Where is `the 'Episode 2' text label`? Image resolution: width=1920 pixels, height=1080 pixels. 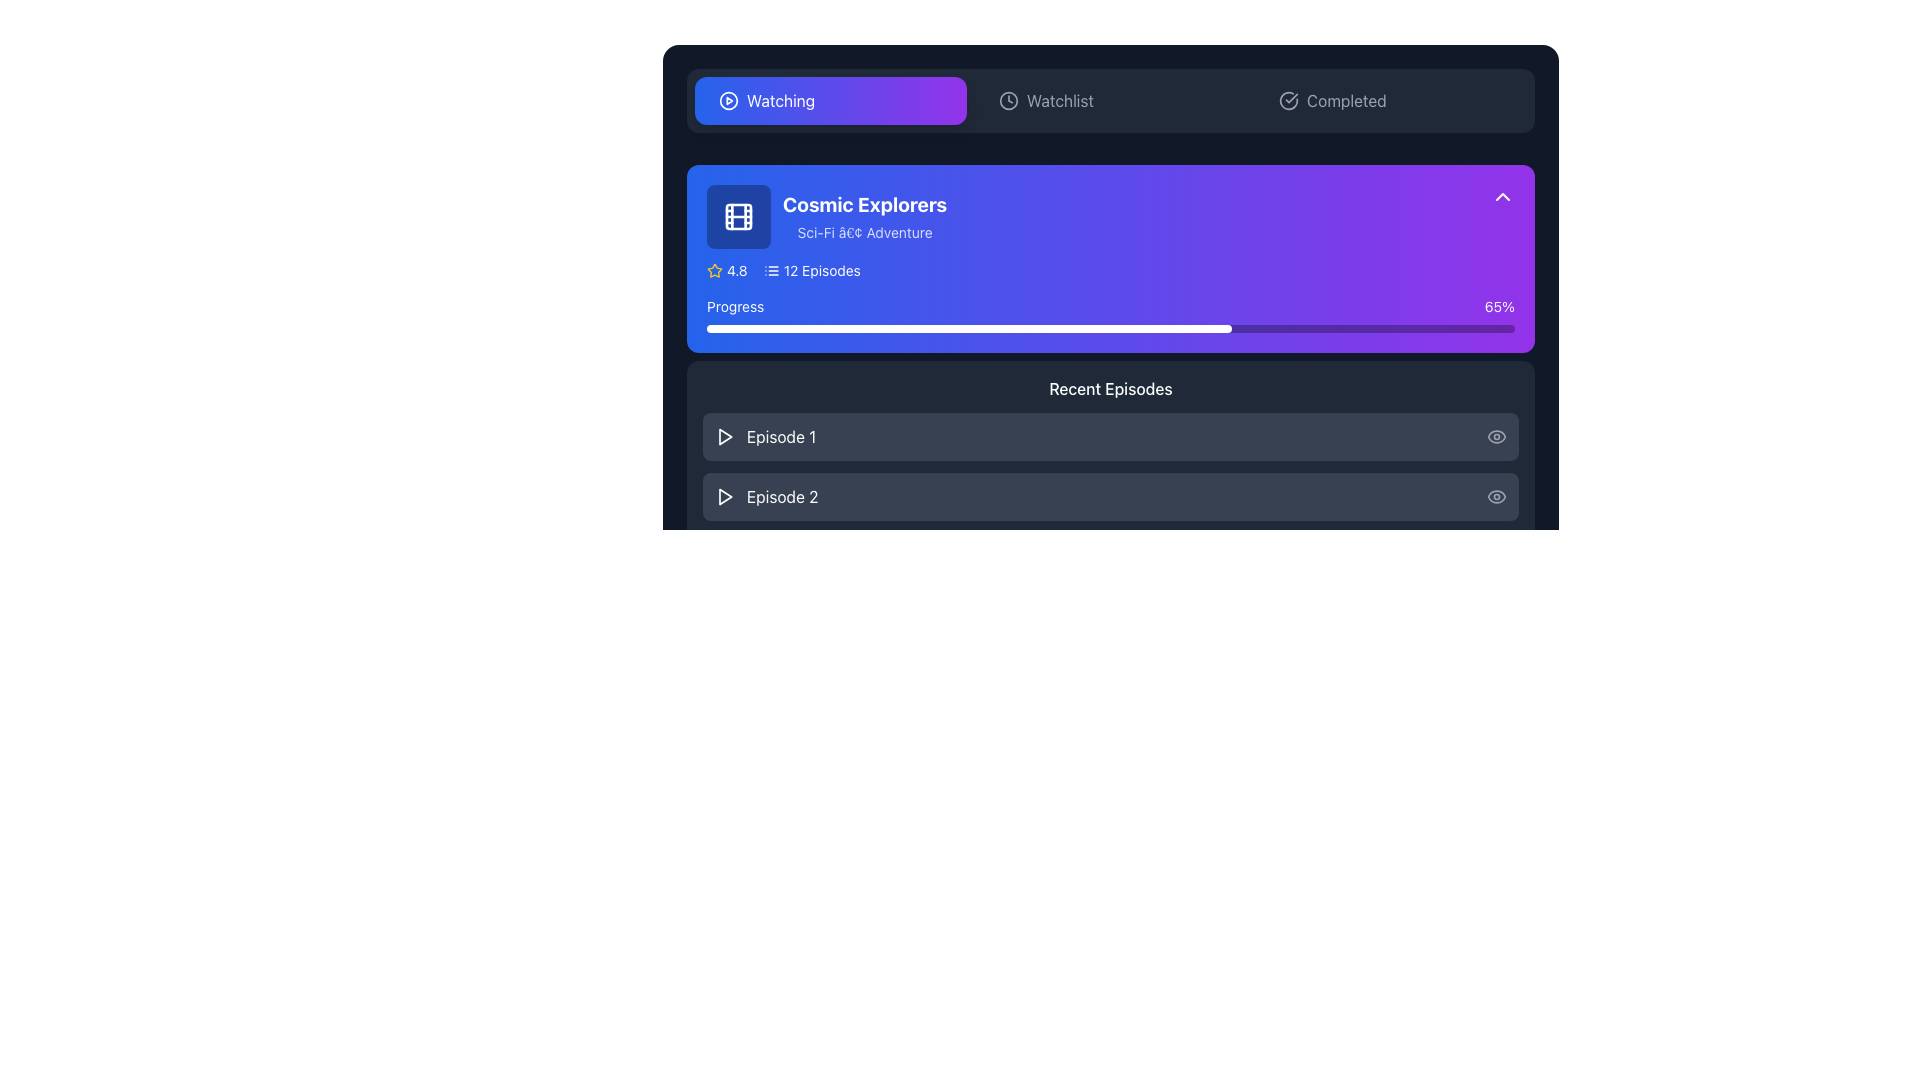
the 'Episode 2' text label is located at coordinates (781, 496).